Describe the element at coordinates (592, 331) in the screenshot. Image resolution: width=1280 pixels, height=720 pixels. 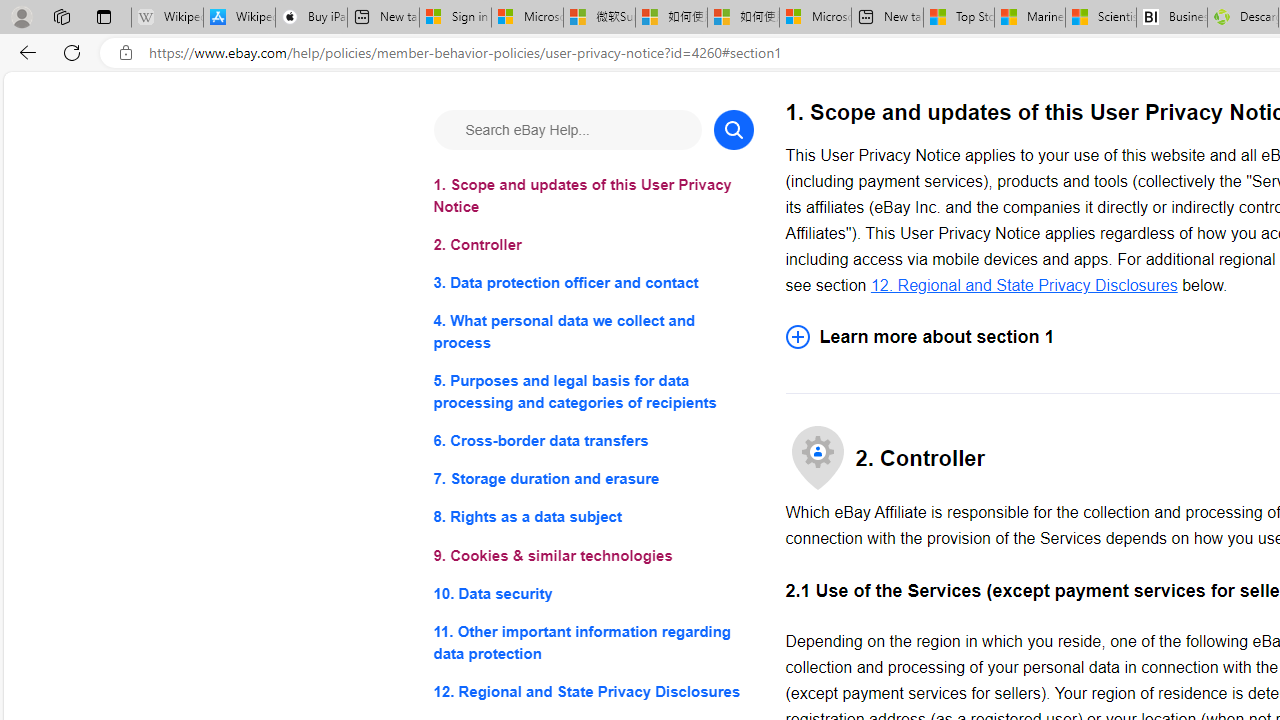
I see `'4. What personal data we collect and process'` at that location.